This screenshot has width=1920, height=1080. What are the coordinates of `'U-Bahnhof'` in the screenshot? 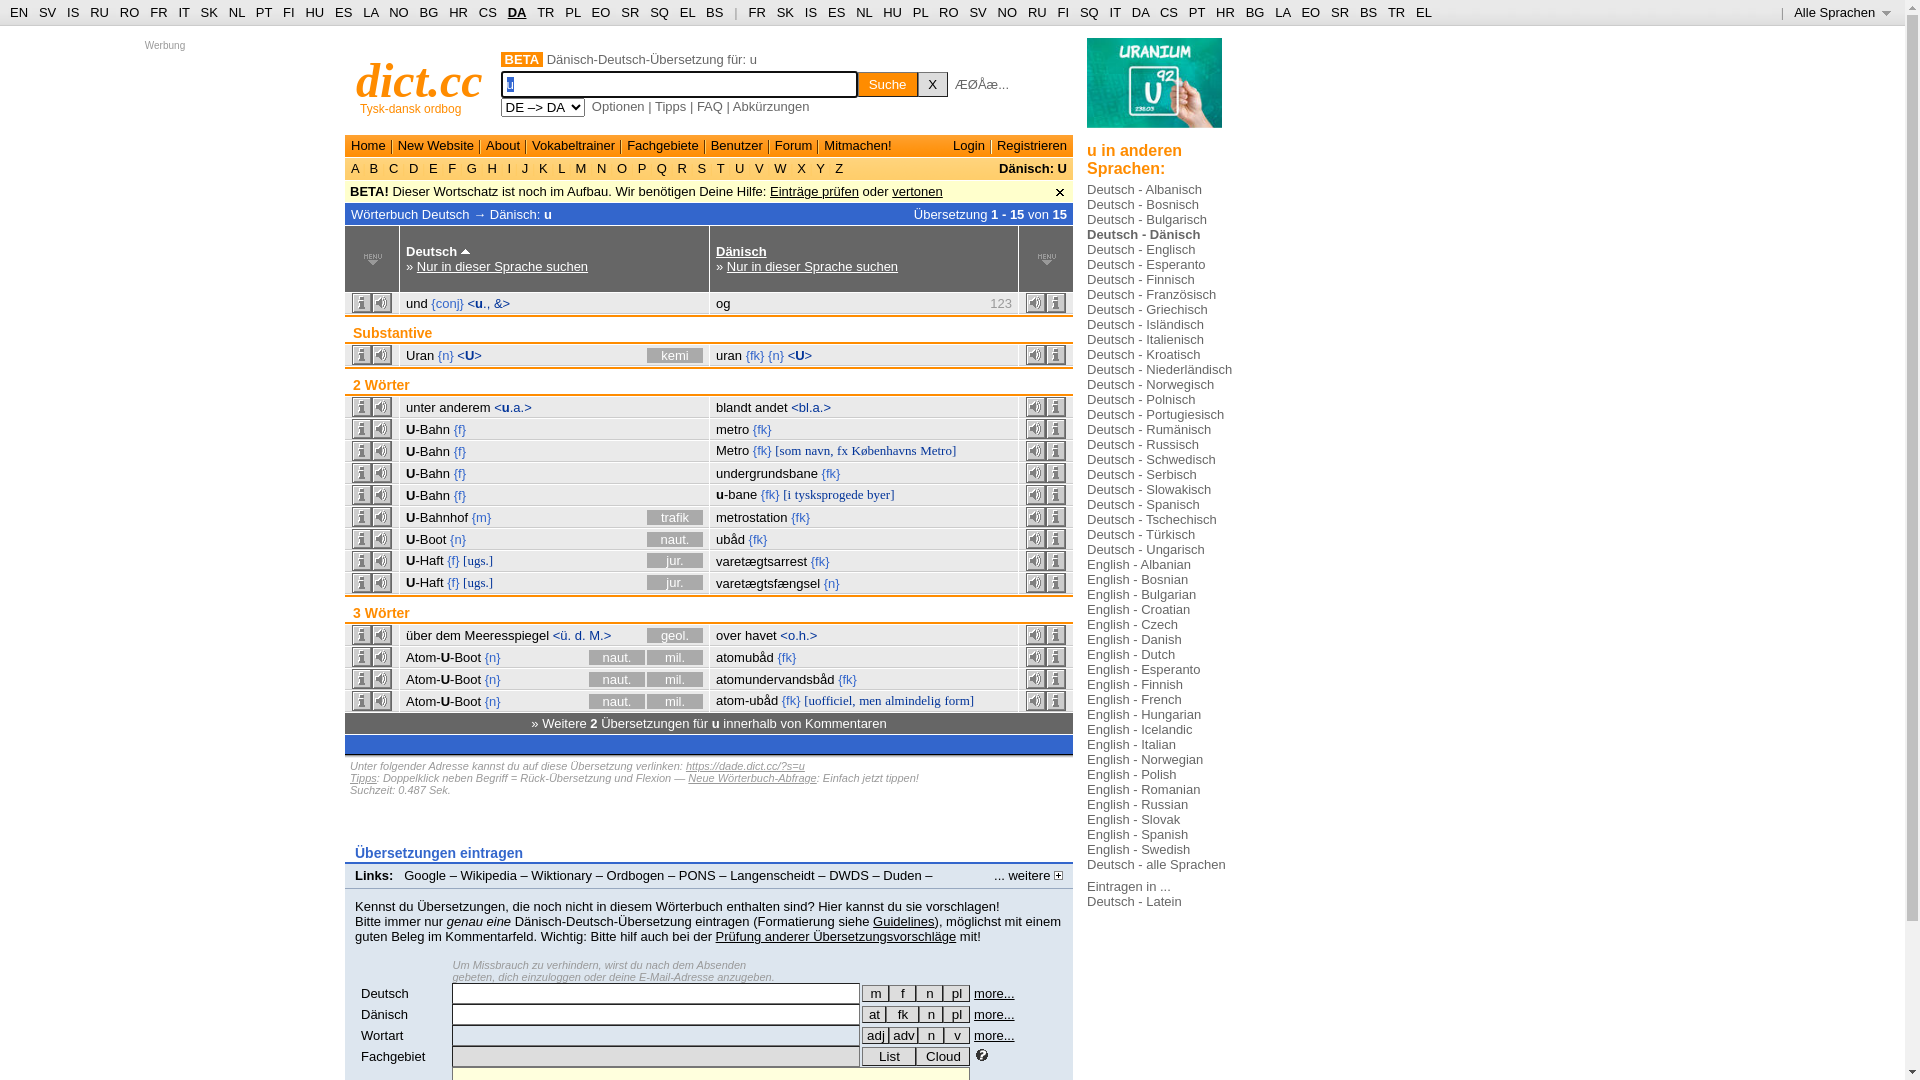 It's located at (405, 516).